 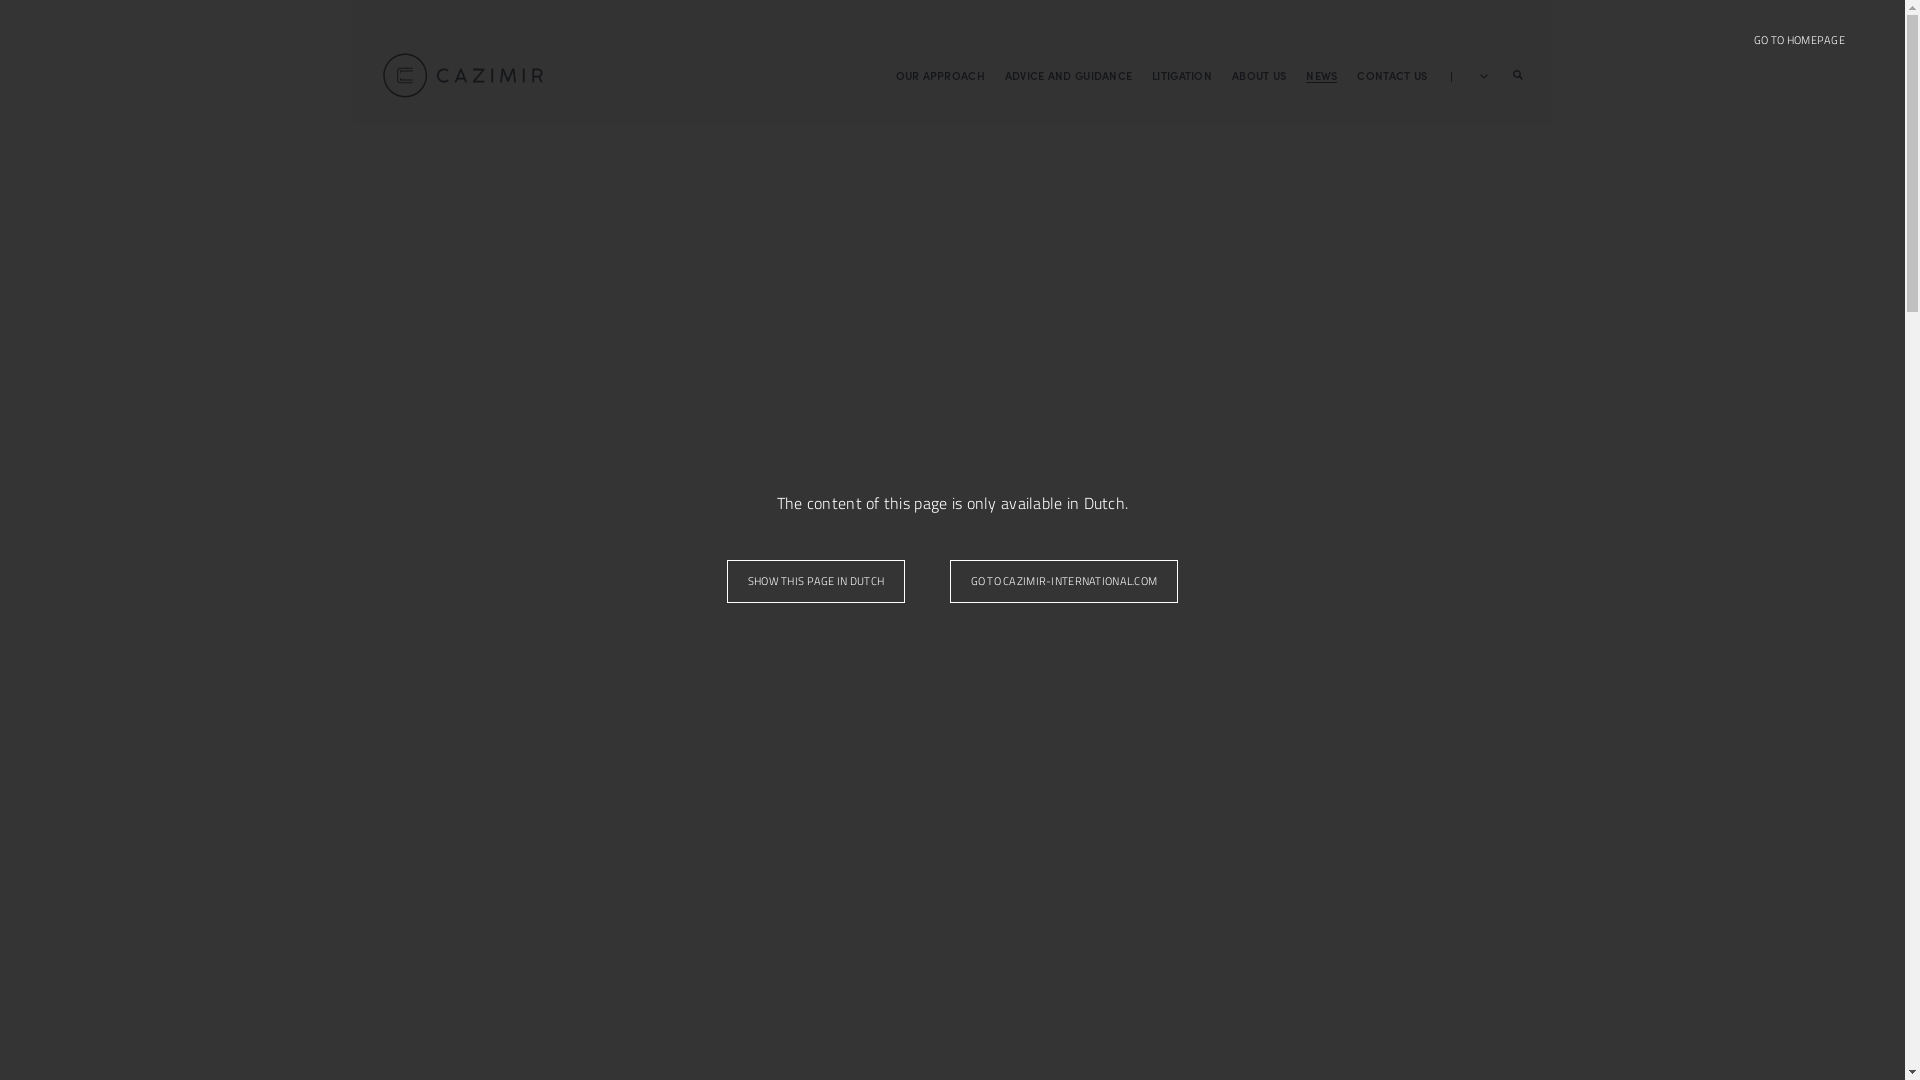 I want to click on 'ADVICE AND GUIDANCE', so click(x=1067, y=73).